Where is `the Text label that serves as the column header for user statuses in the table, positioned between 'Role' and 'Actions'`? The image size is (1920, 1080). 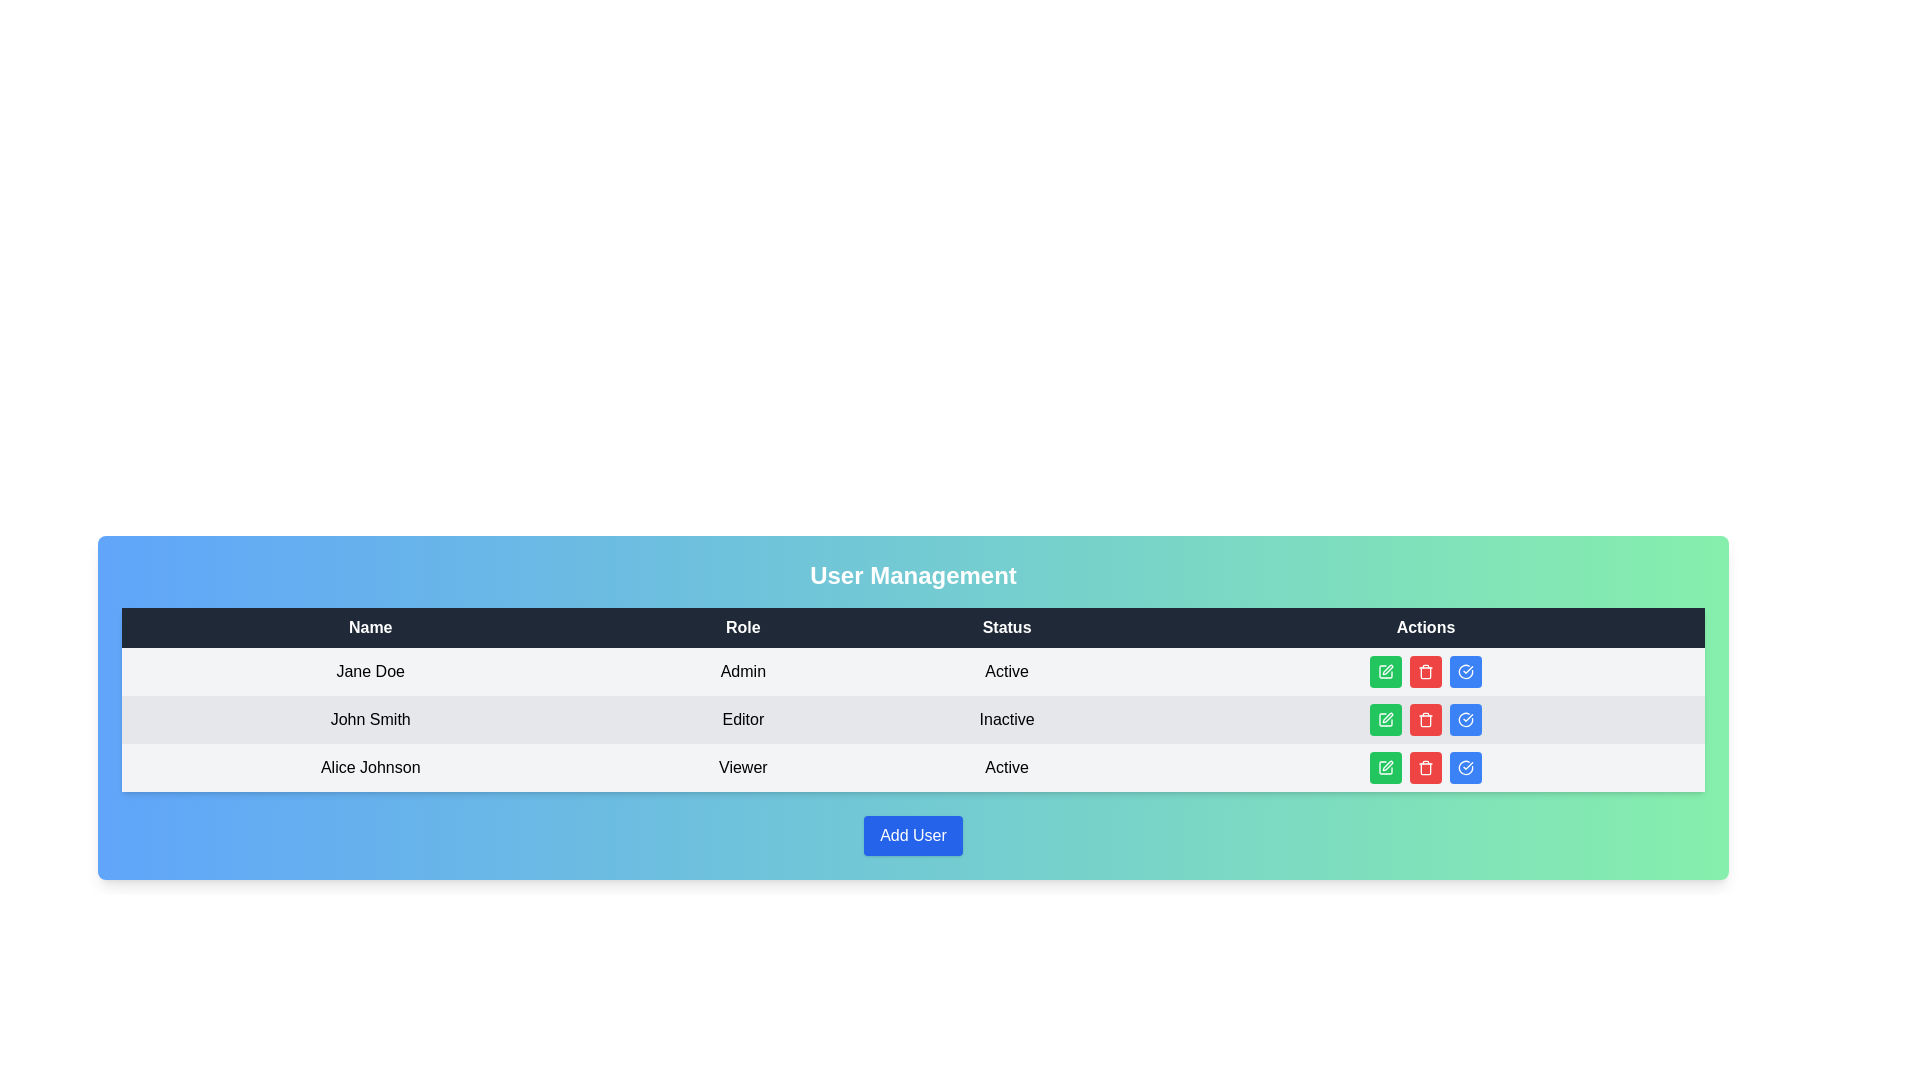 the Text label that serves as the column header for user statuses in the table, positioned between 'Role' and 'Actions' is located at coordinates (1007, 627).